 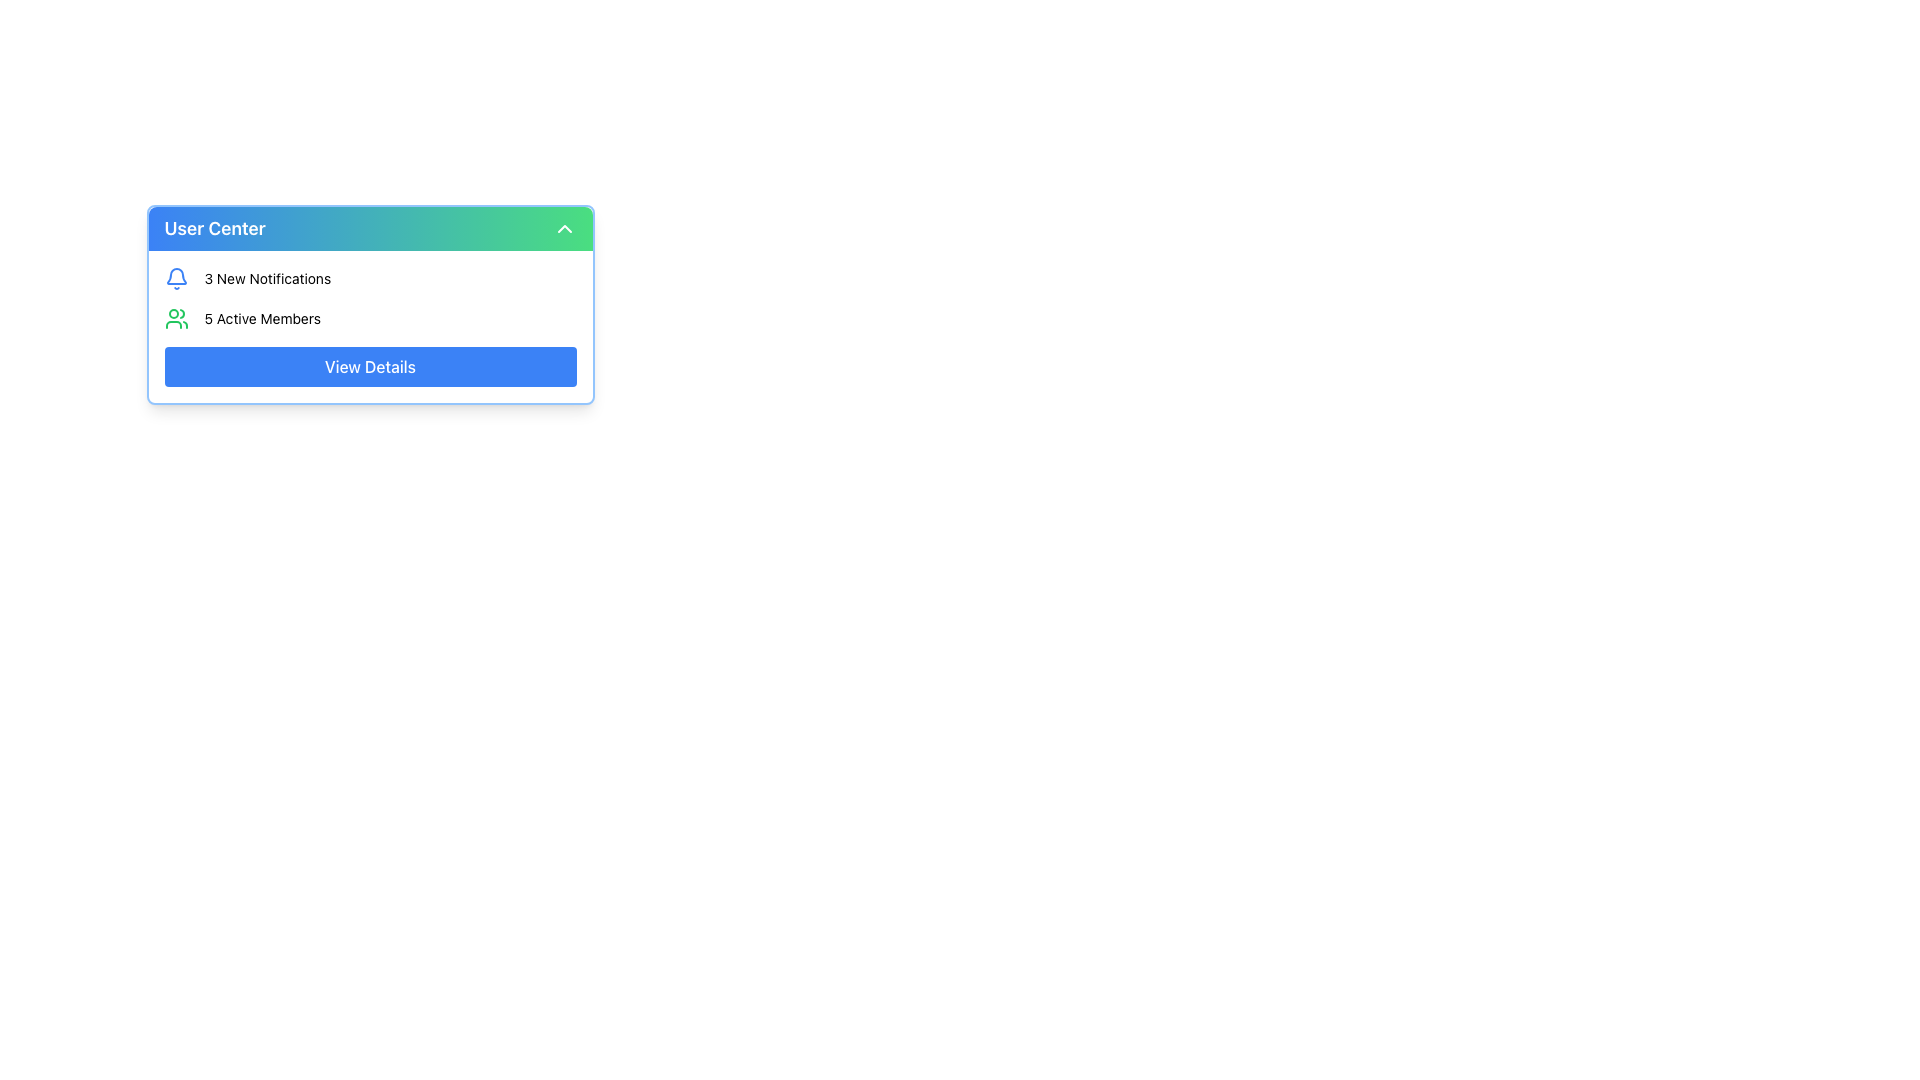 What do you see at coordinates (266, 278) in the screenshot?
I see `the informational text label indicating three new notifications located in the 'User Center' section, positioned to the right of the notification bell icon` at bounding box center [266, 278].